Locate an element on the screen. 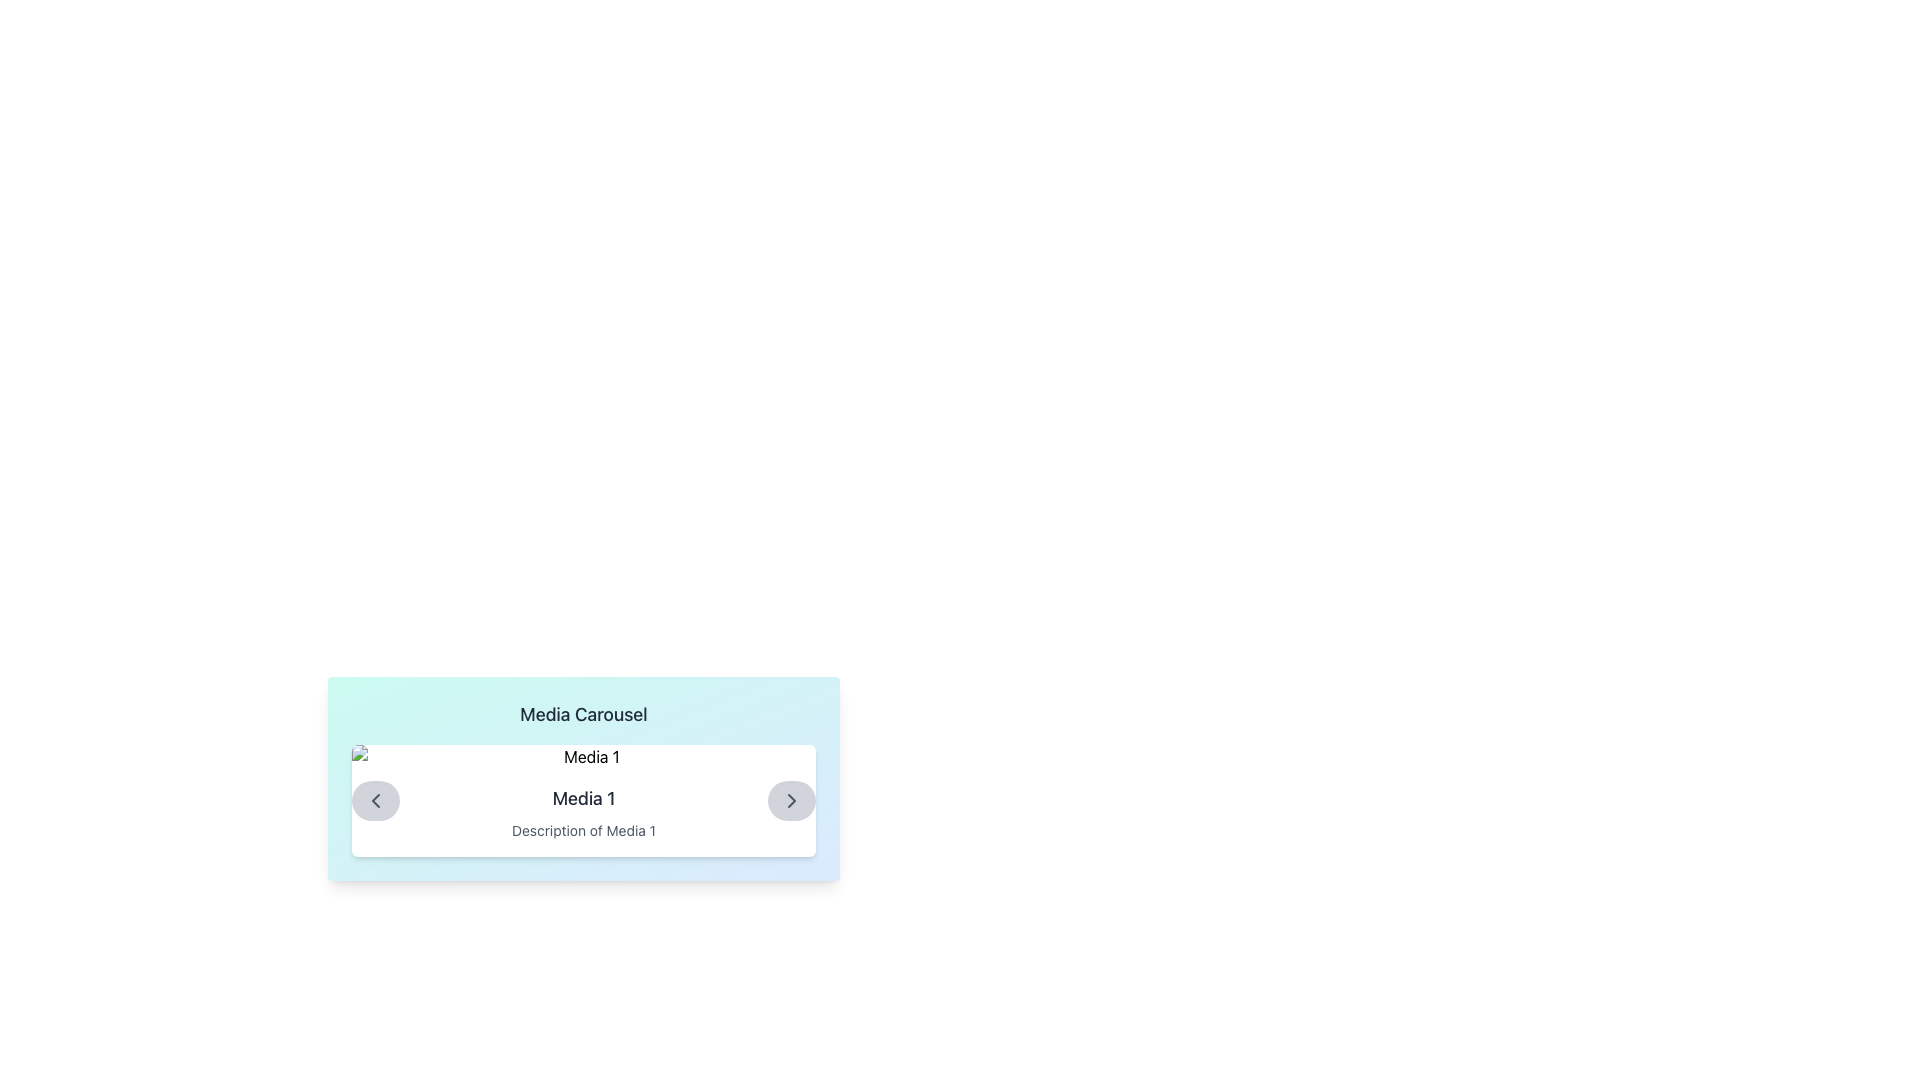 The height and width of the screenshot is (1080, 1920). the button located at the far left end of the media carousel, adjacent to the media title 'Media 1' is located at coordinates (375, 800).